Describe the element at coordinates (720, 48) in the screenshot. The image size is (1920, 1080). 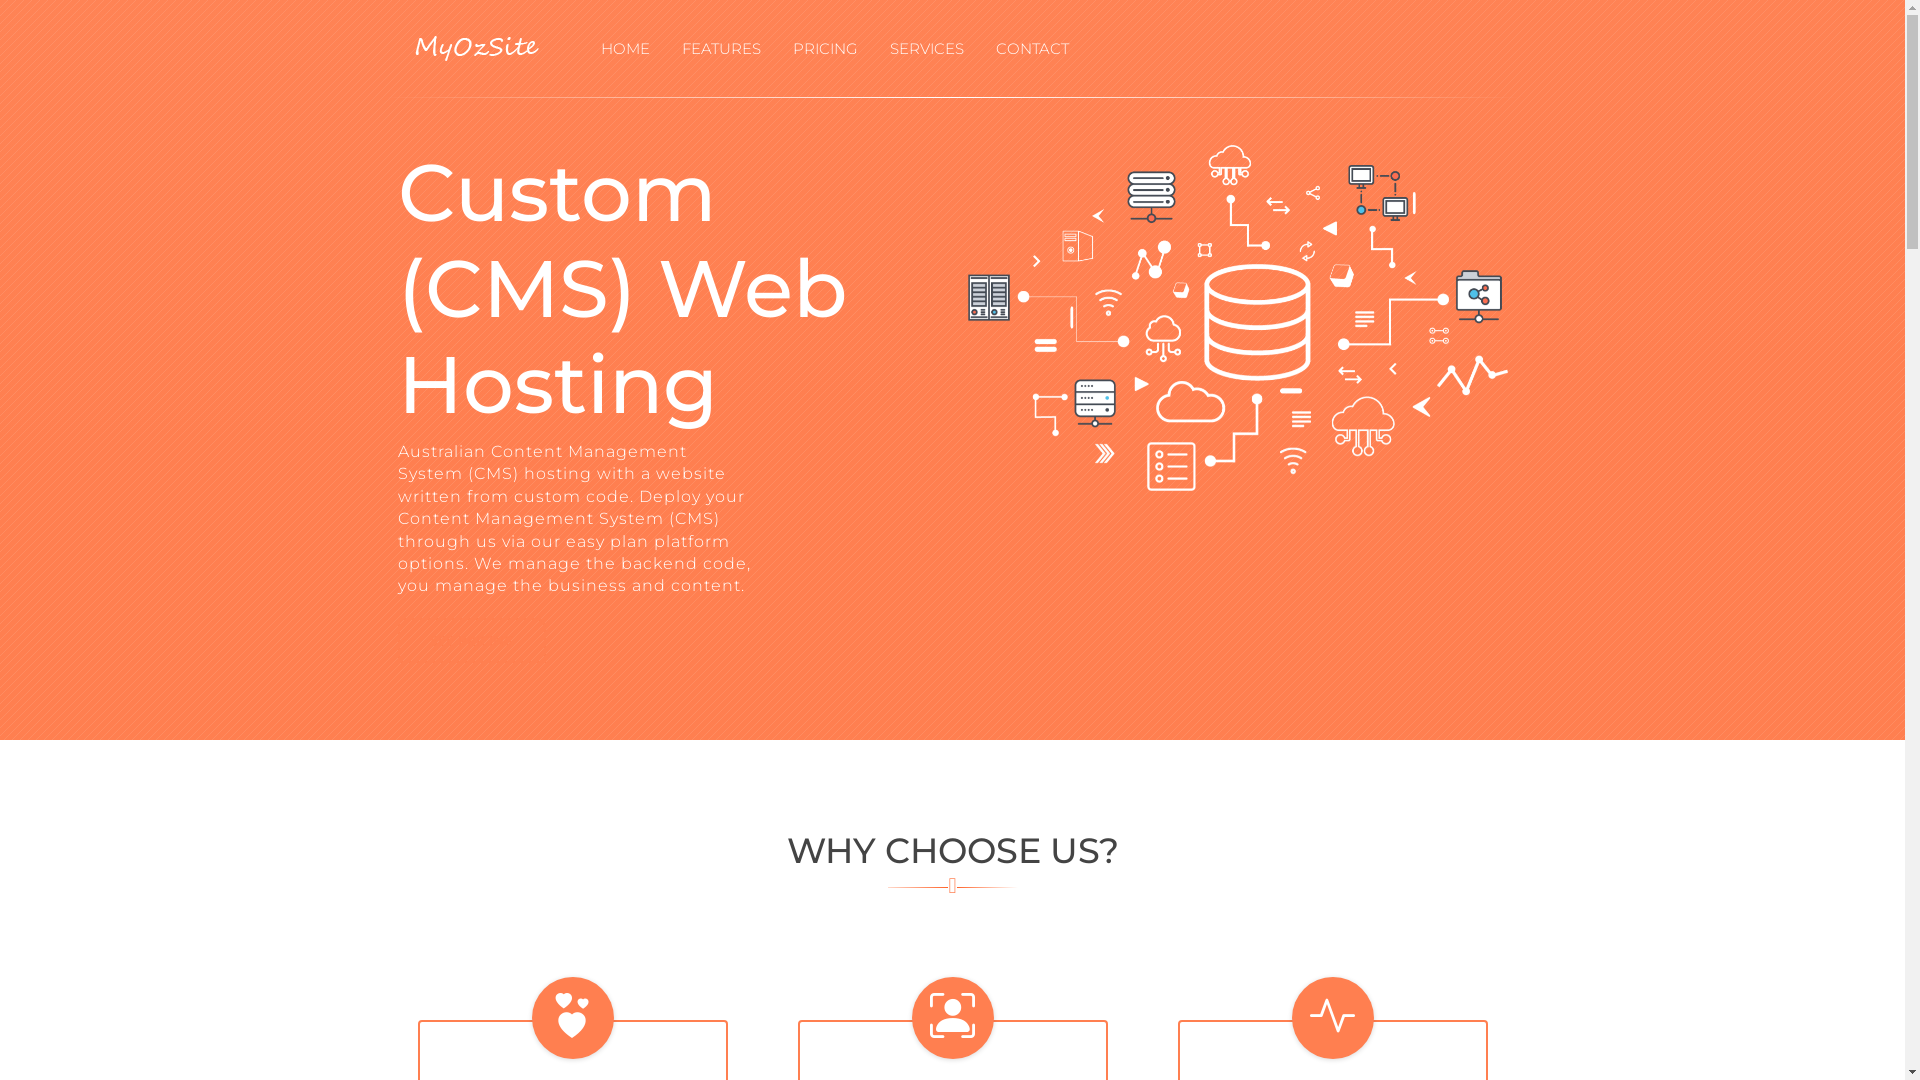
I see `'FEATURES'` at that location.